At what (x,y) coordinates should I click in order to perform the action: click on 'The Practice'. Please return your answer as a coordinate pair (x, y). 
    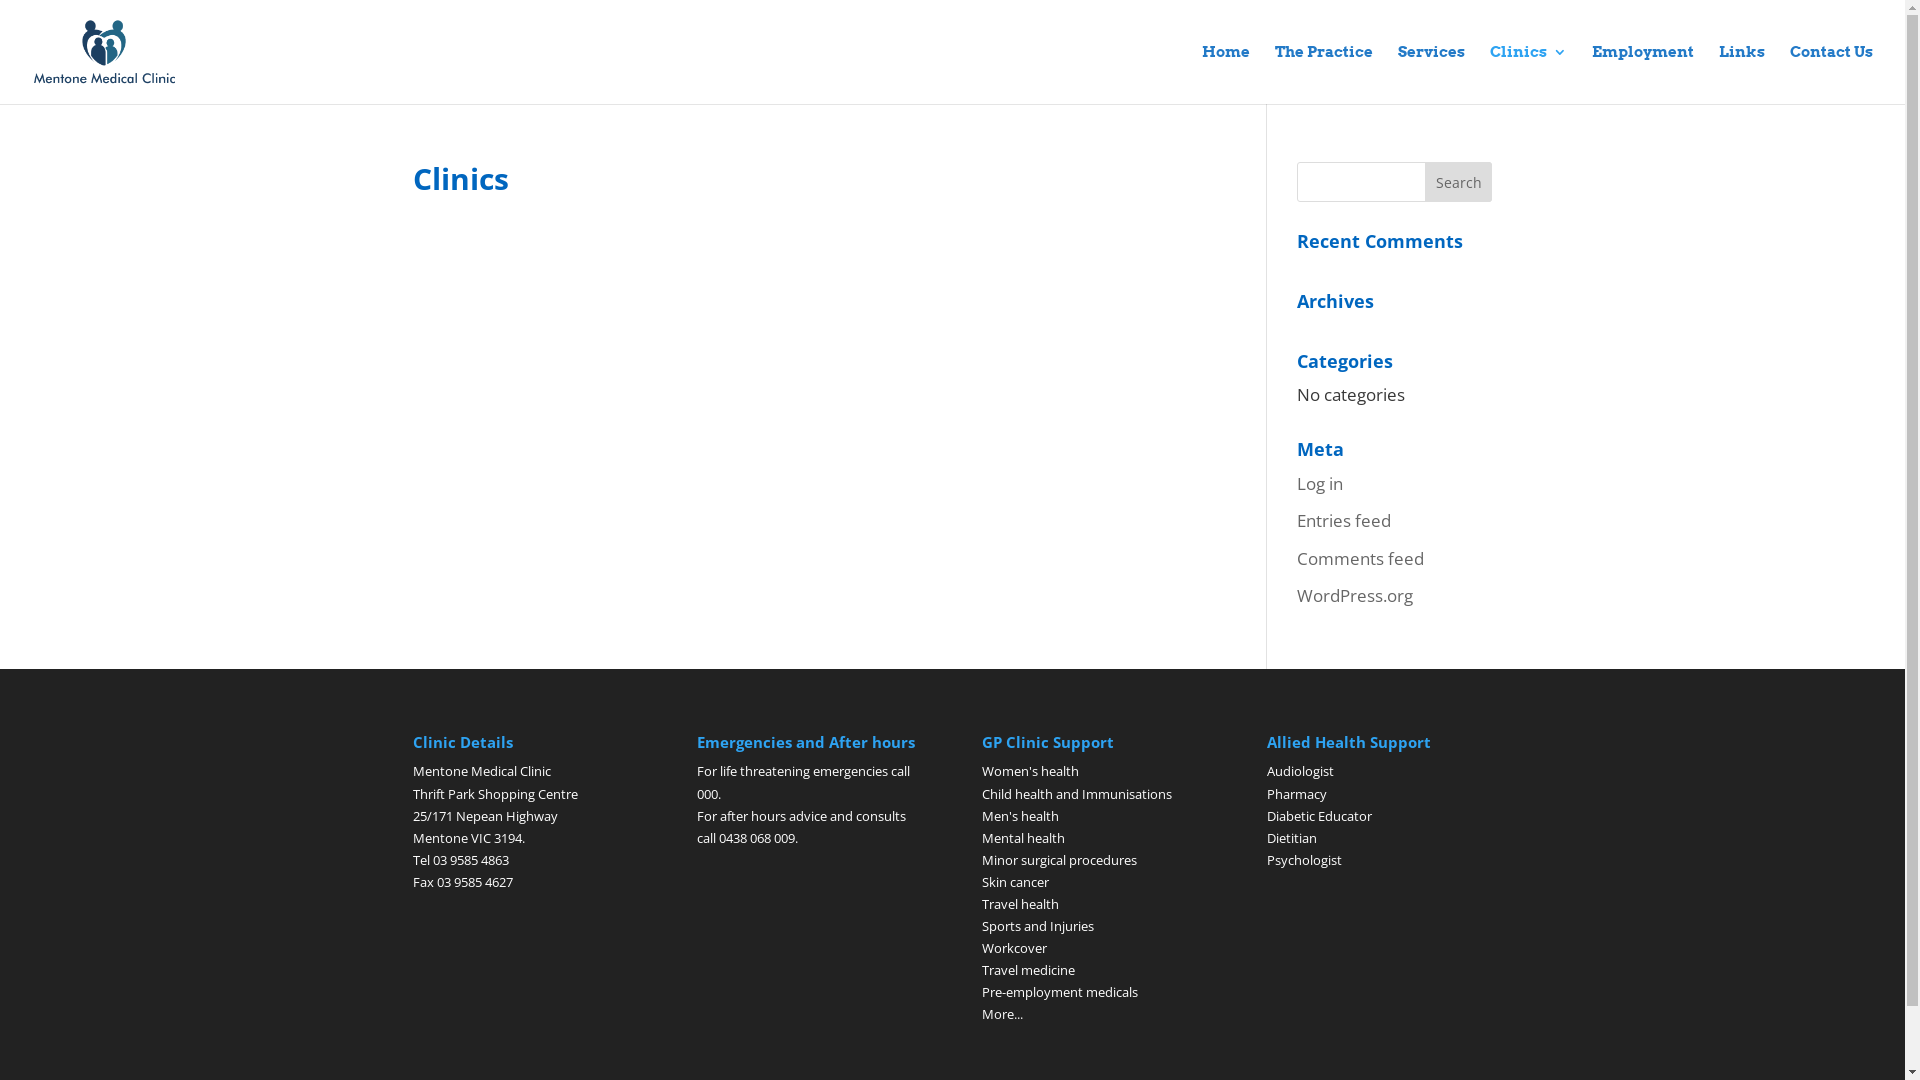
    Looking at the image, I should click on (1324, 73).